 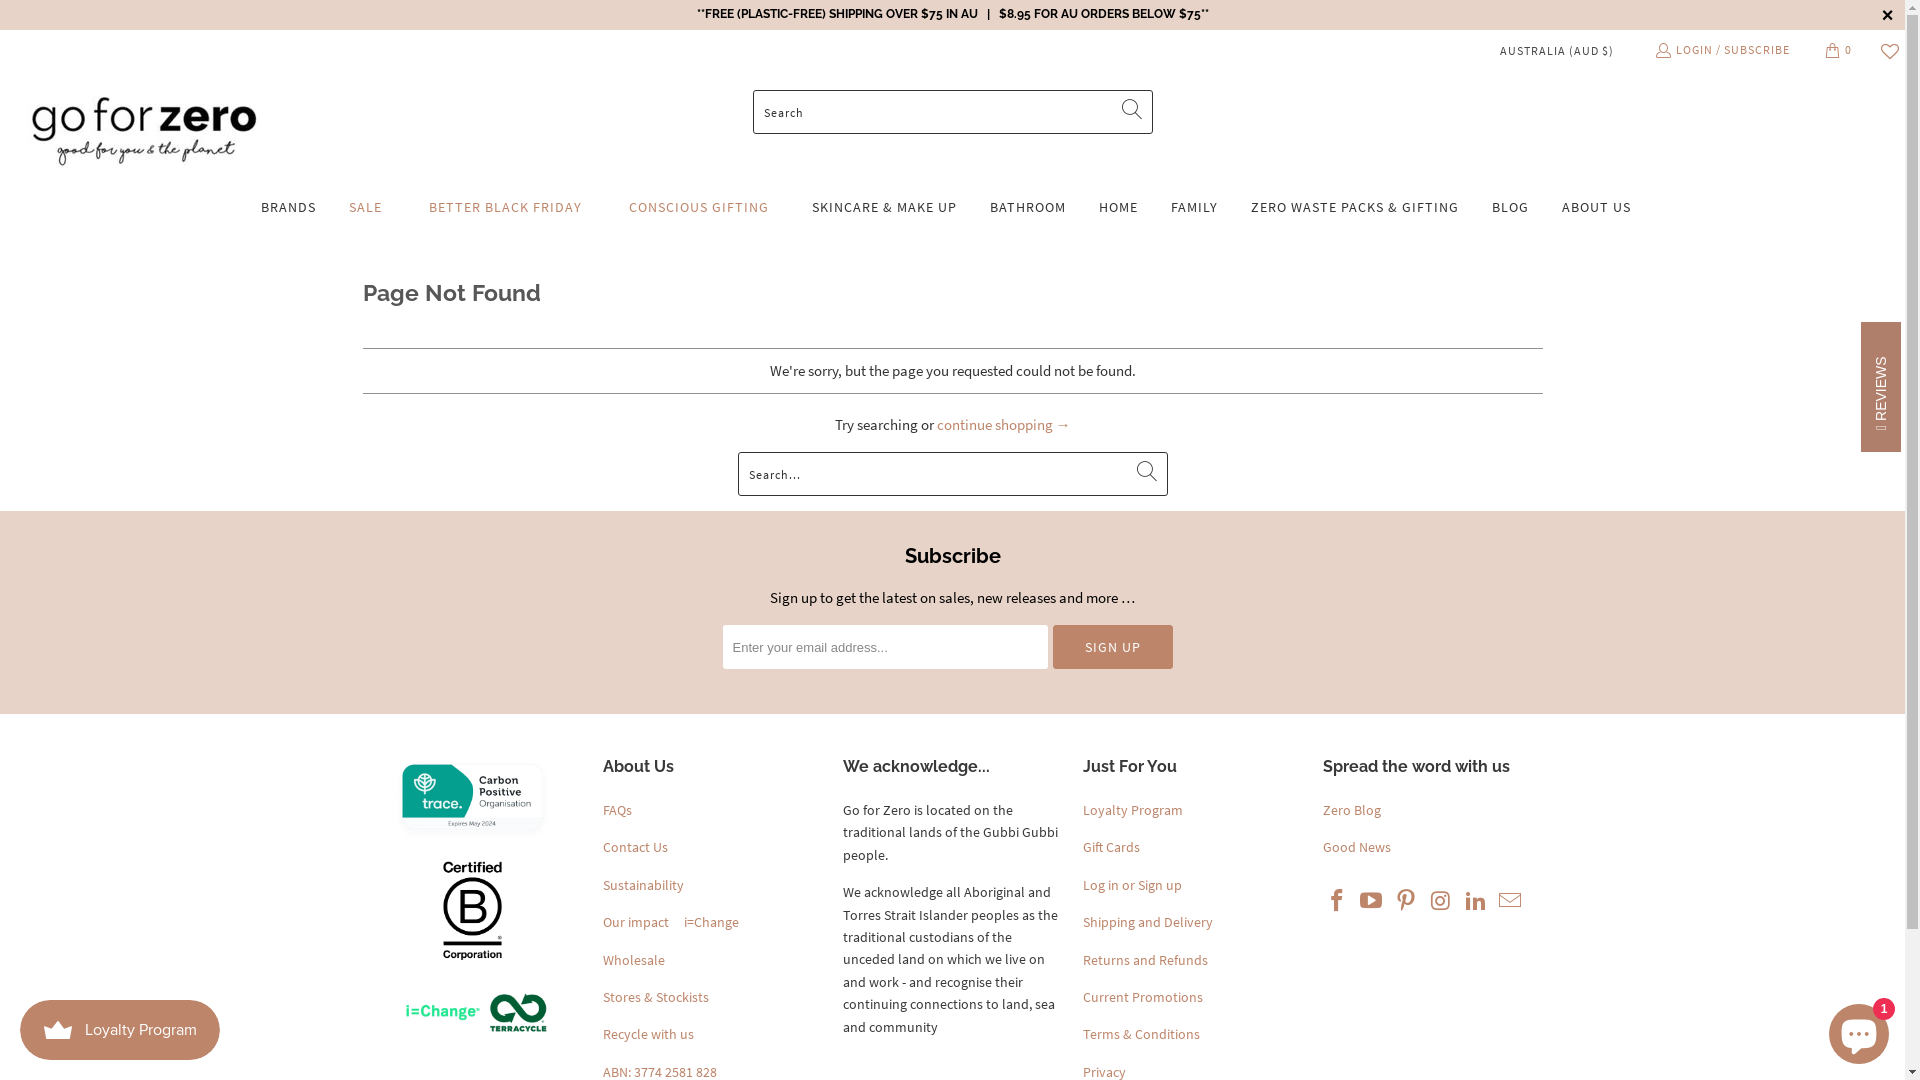 I want to click on 'Returns and Refunds', so click(x=1144, y=959).